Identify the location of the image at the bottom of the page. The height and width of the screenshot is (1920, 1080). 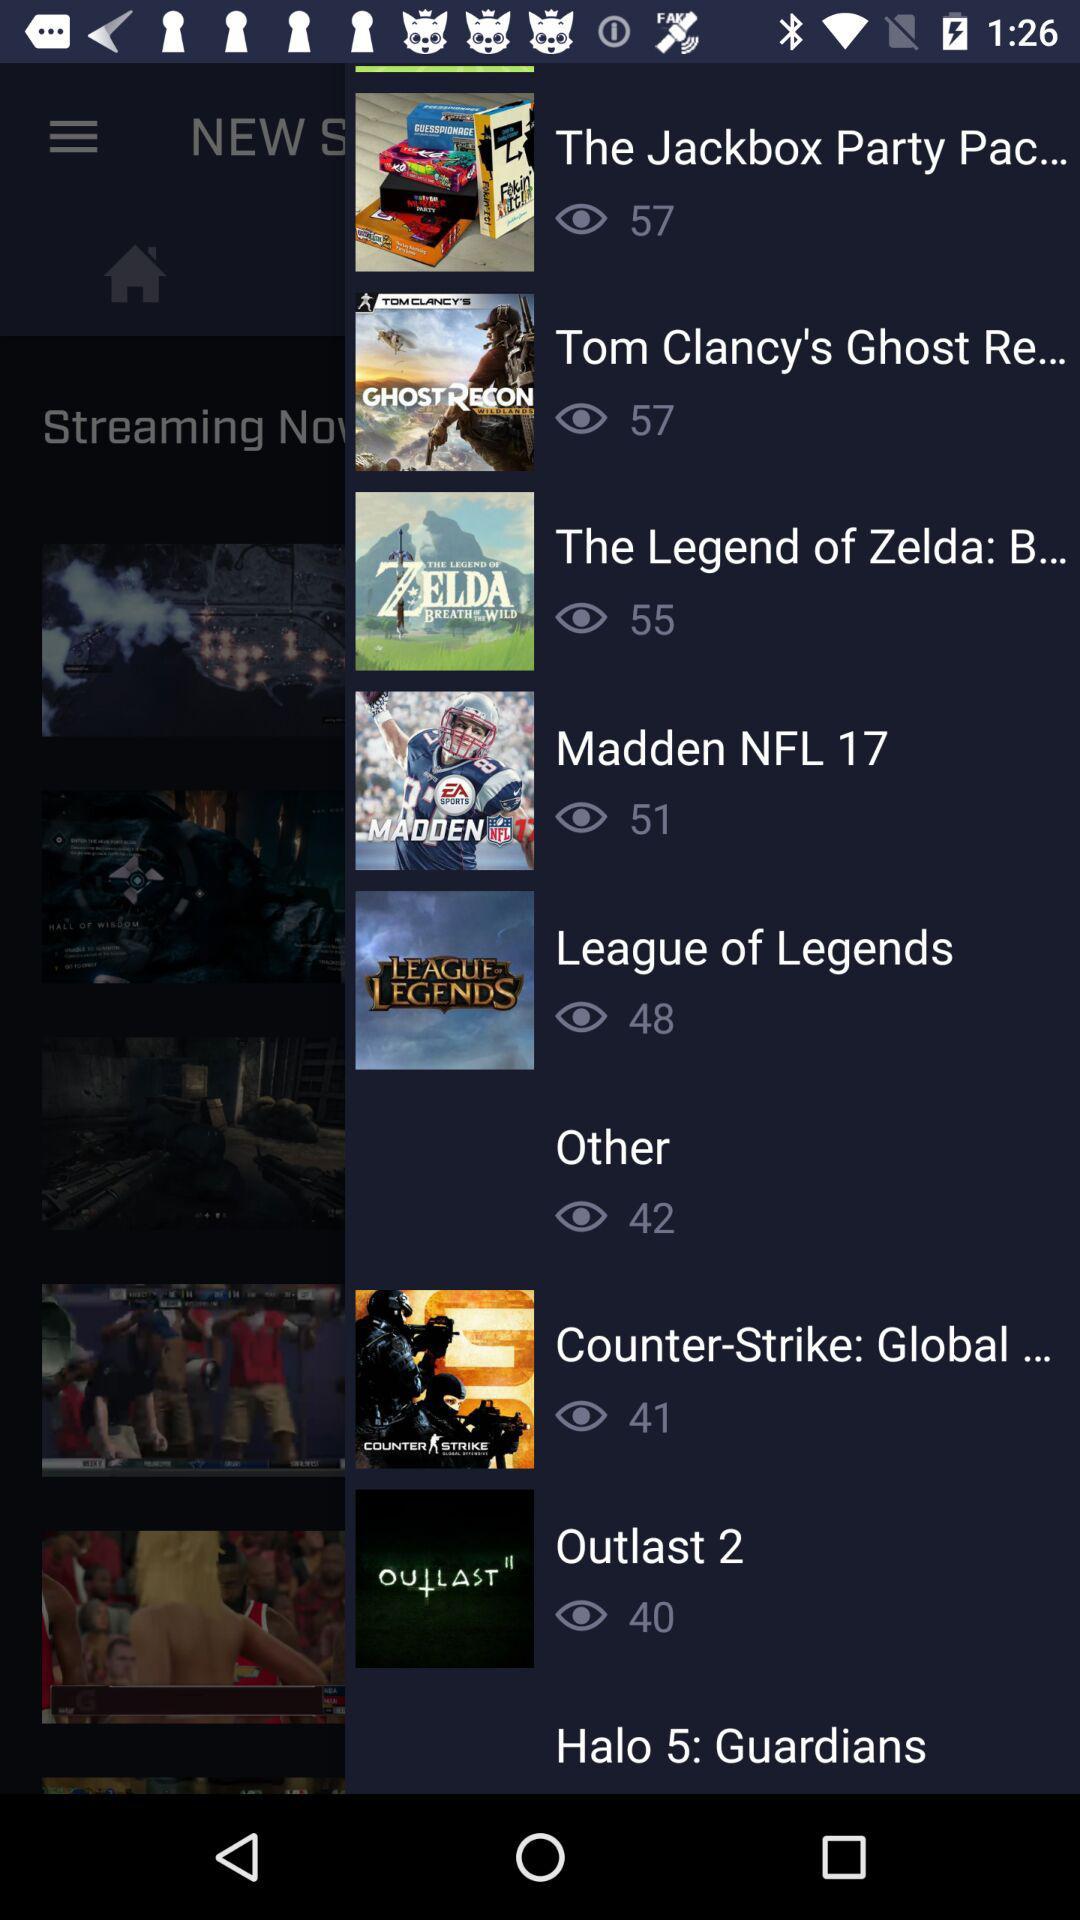
(212, 1627).